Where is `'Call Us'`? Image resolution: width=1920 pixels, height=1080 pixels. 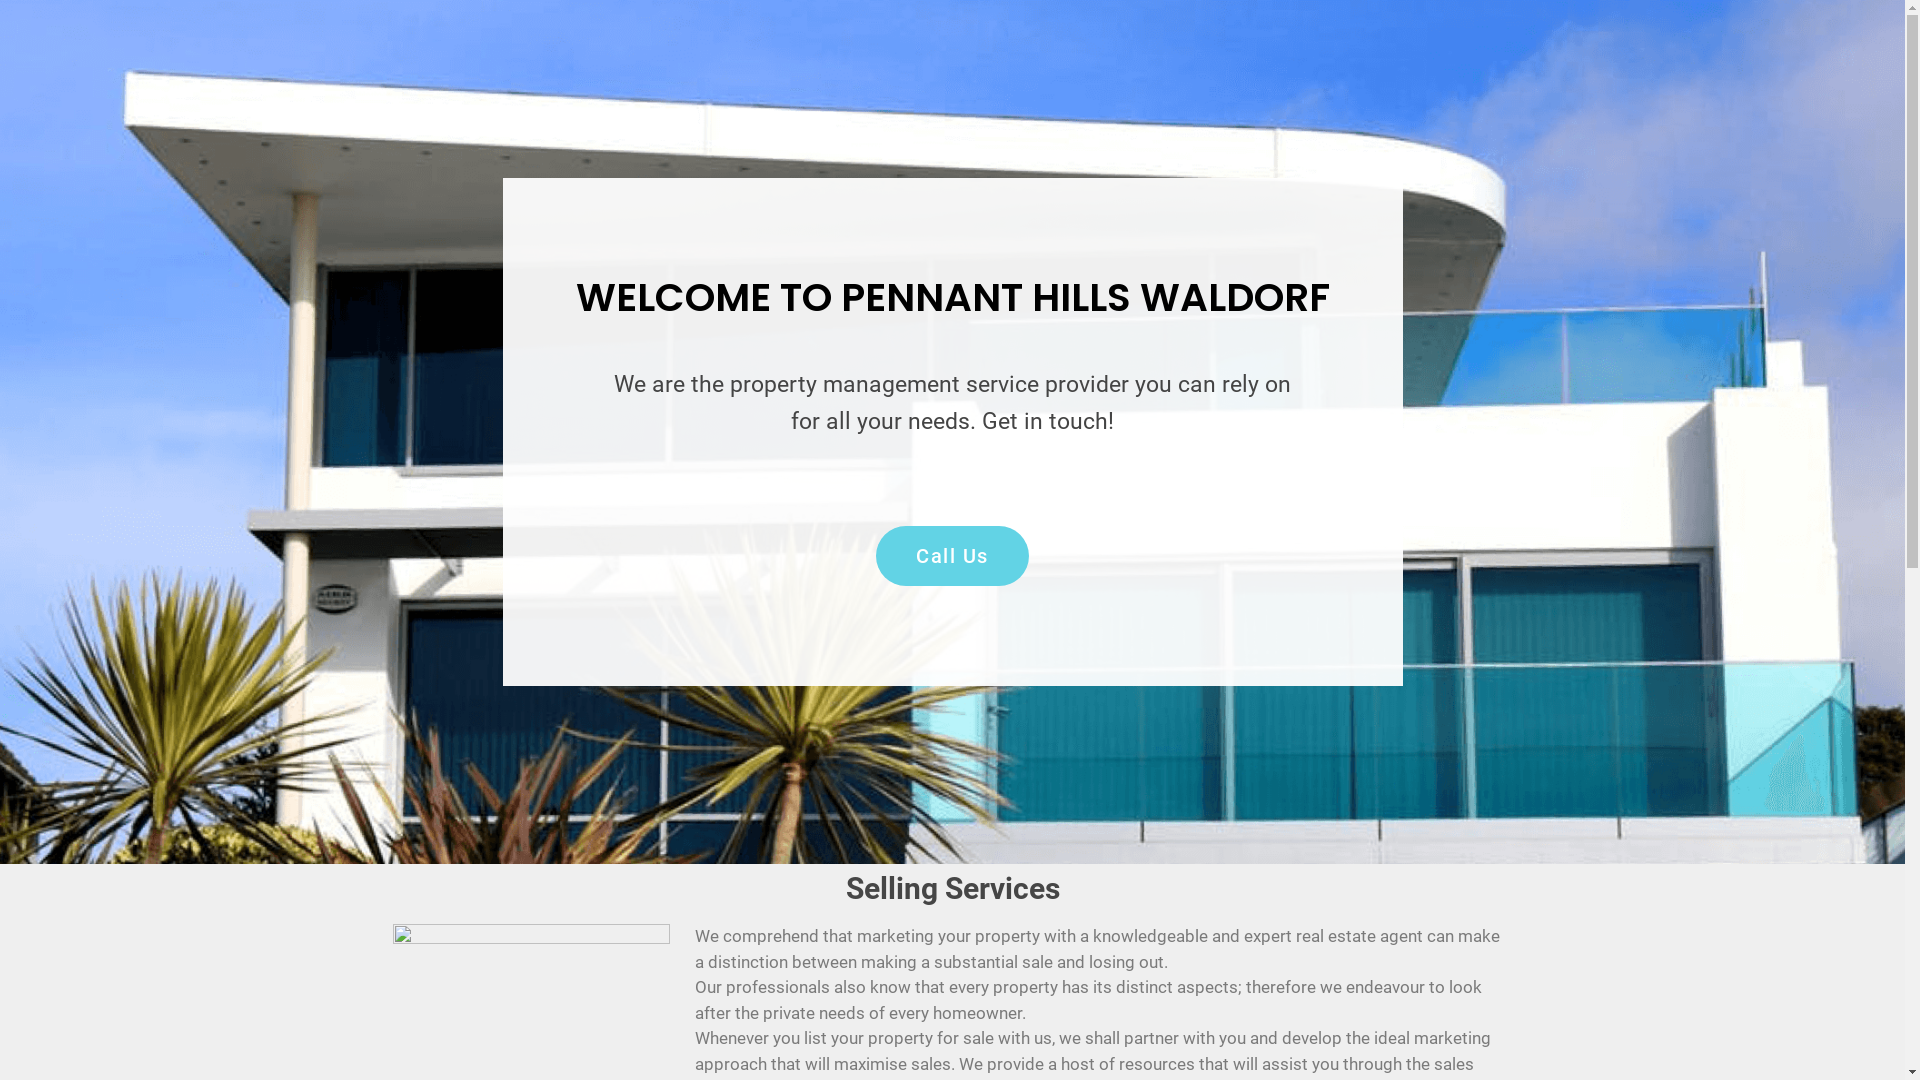 'Call Us' is located at coordinates (951, 555).